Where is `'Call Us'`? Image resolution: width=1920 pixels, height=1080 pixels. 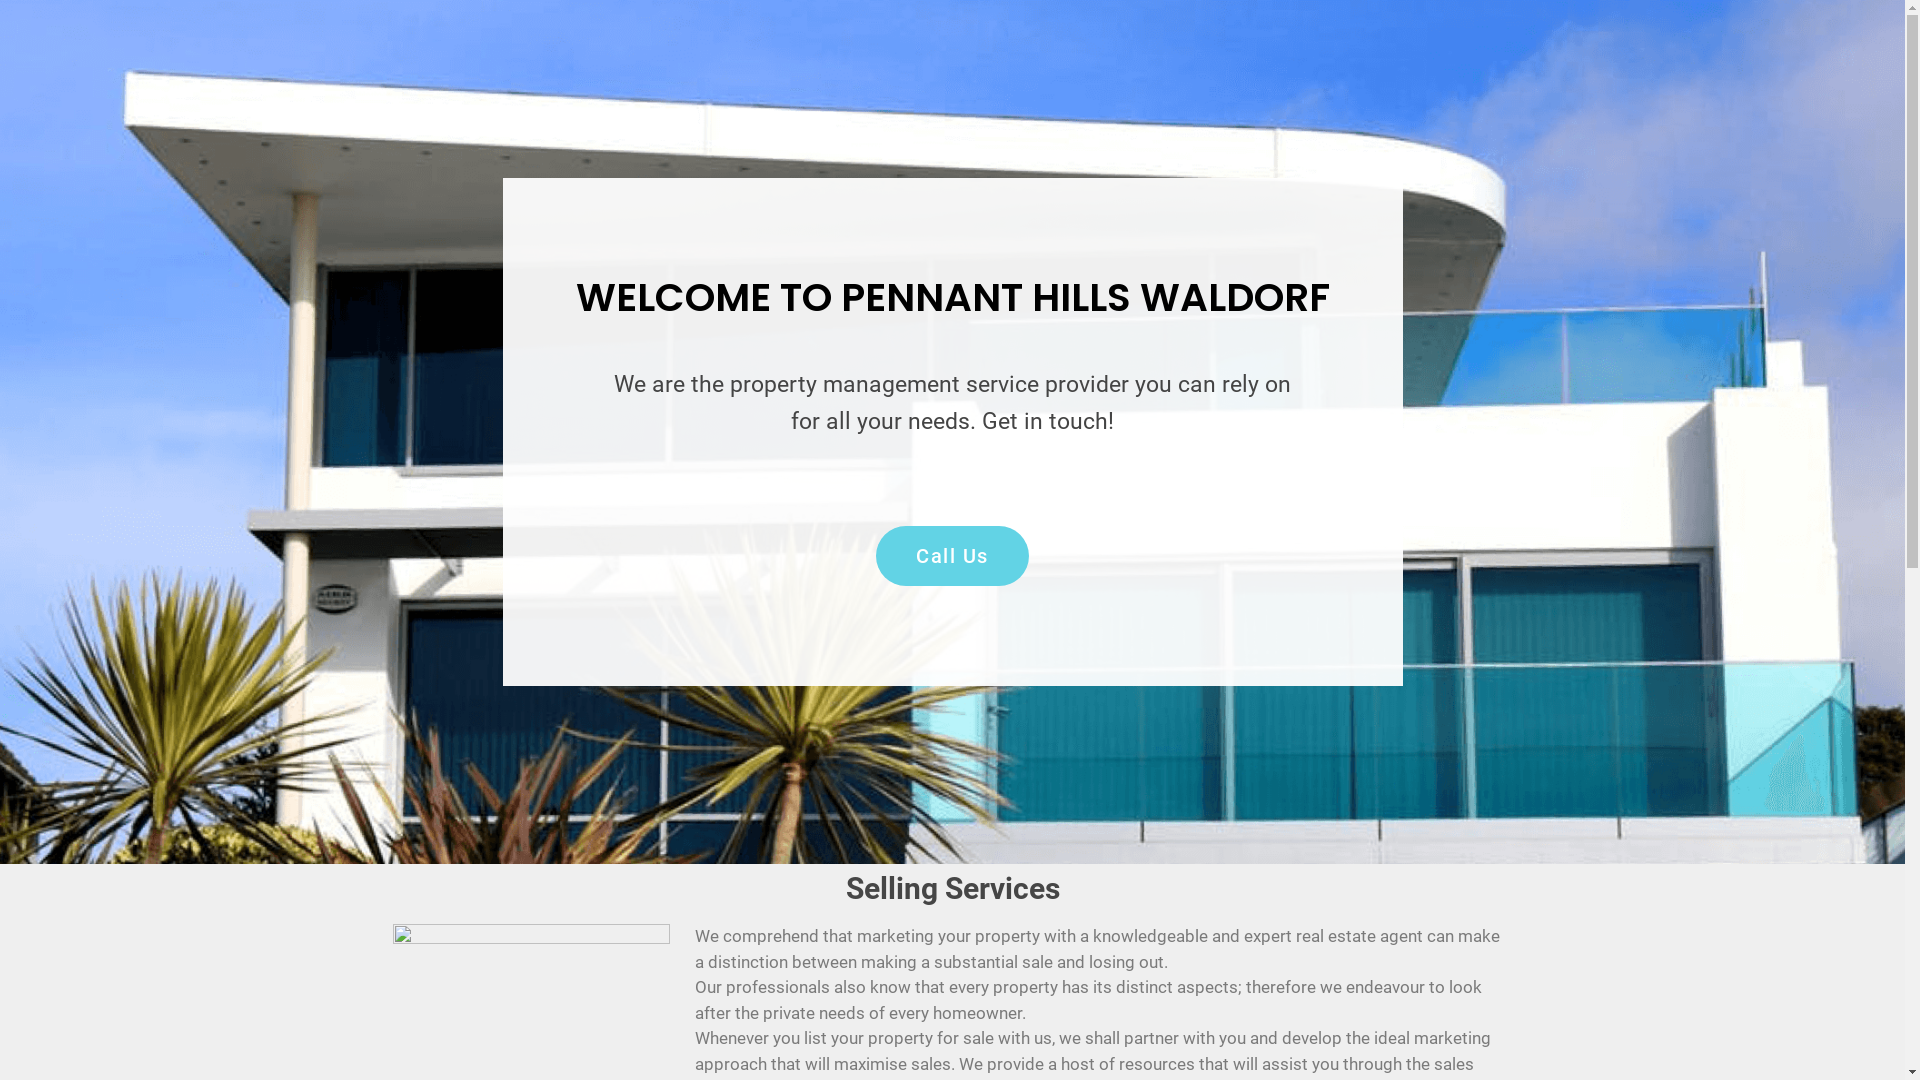 'Call Us' is located at coordinates (951, 555).